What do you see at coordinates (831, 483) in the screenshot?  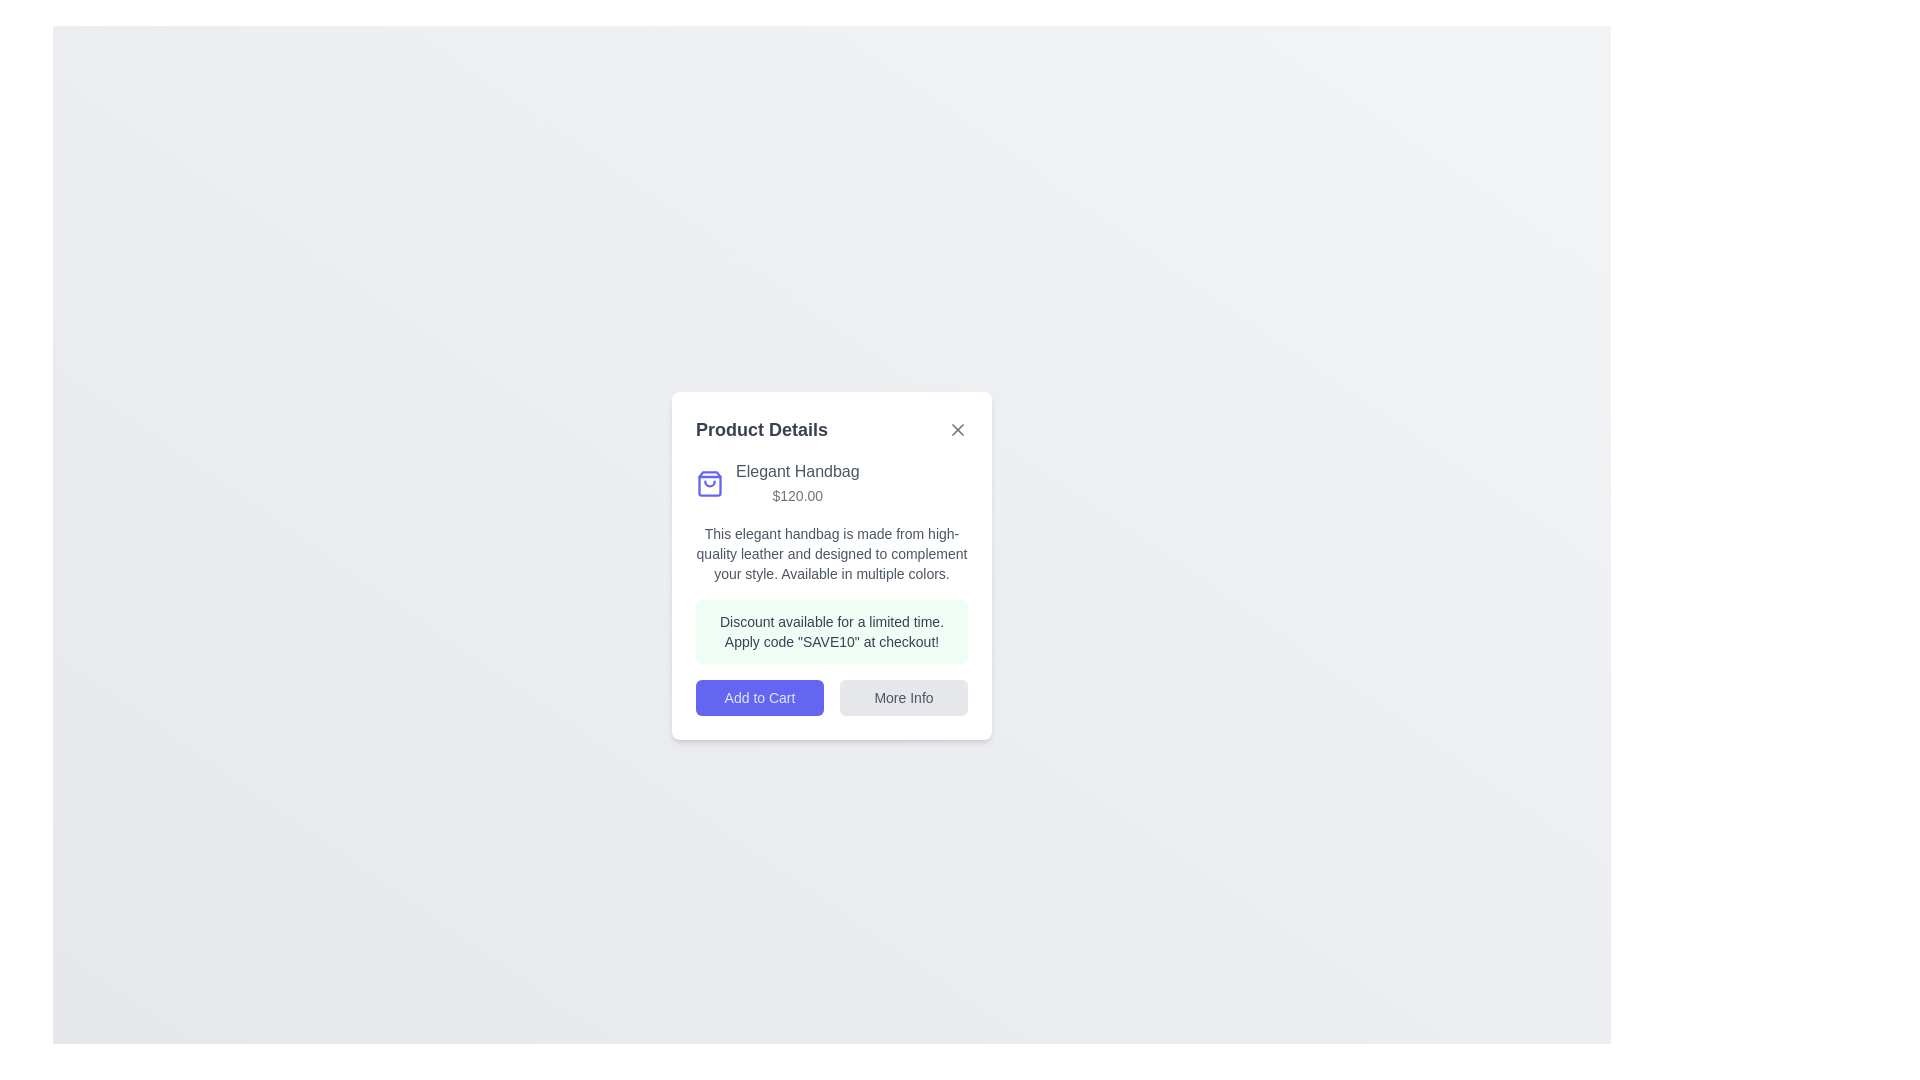 I see `the product name and price text` at bounding box center [831, 483].